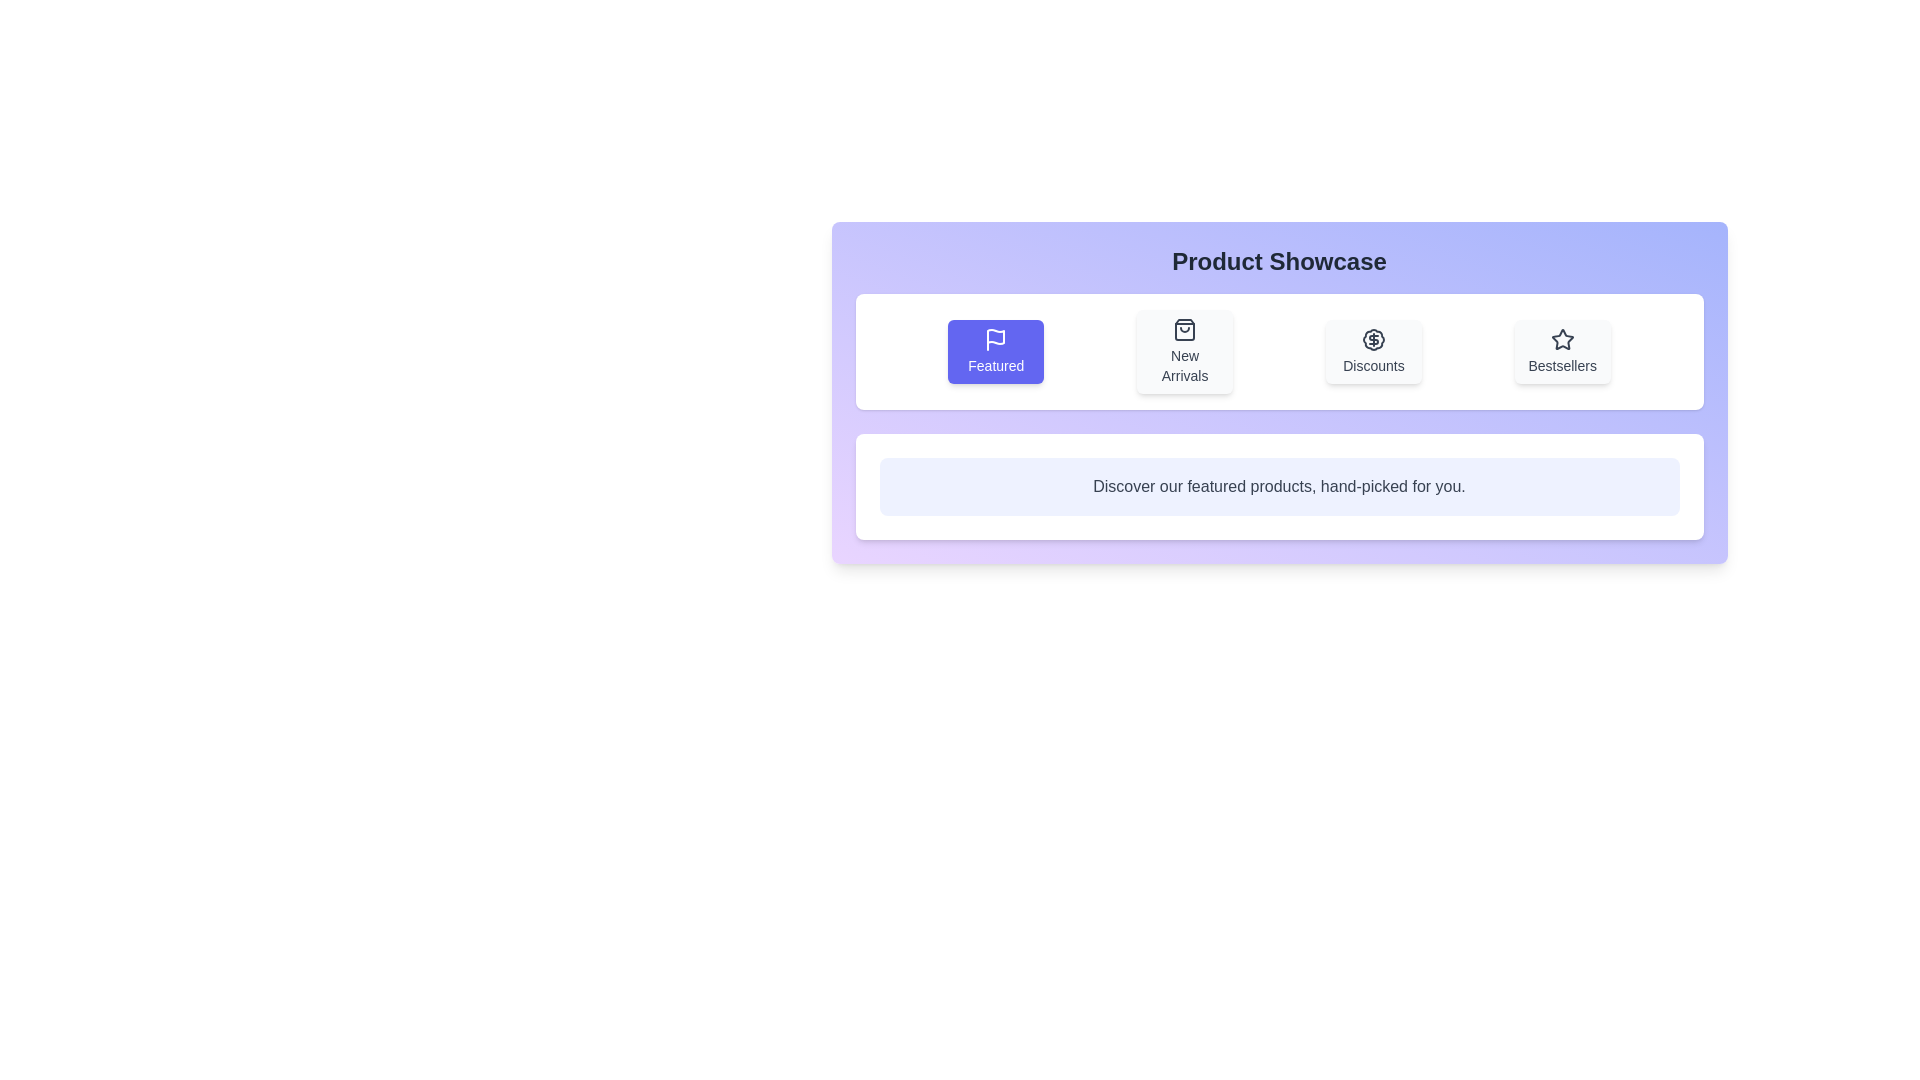 This screenshot has width=1920, height=1080. Describe the element at coordinates (1185, 350) in the screenshot. I see `the 'New Arrivals' button, which is the second button from the left in a group of four buttons, positioned between the 'Featured' button and the 'Discounts' button` at that location.